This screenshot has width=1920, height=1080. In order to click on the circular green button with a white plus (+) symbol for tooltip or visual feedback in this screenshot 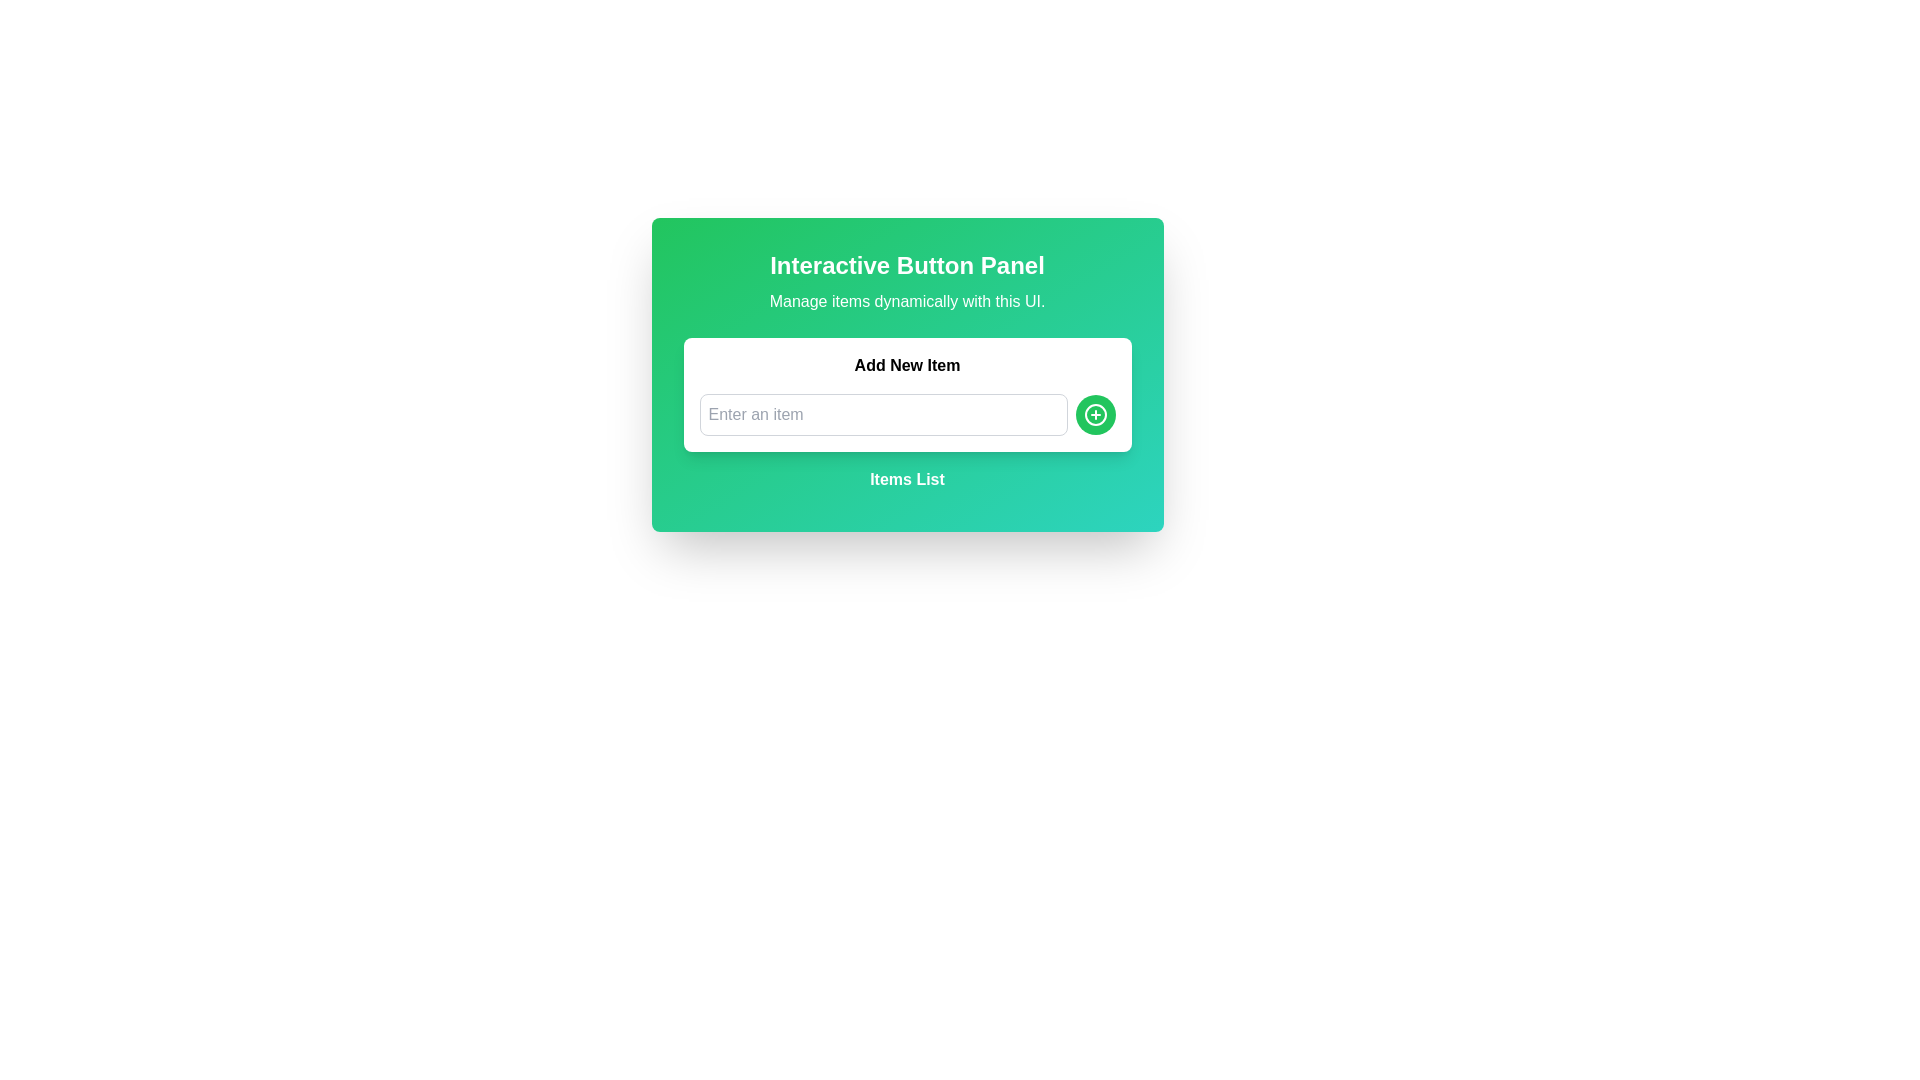, I will do `click(1094, 414)`.